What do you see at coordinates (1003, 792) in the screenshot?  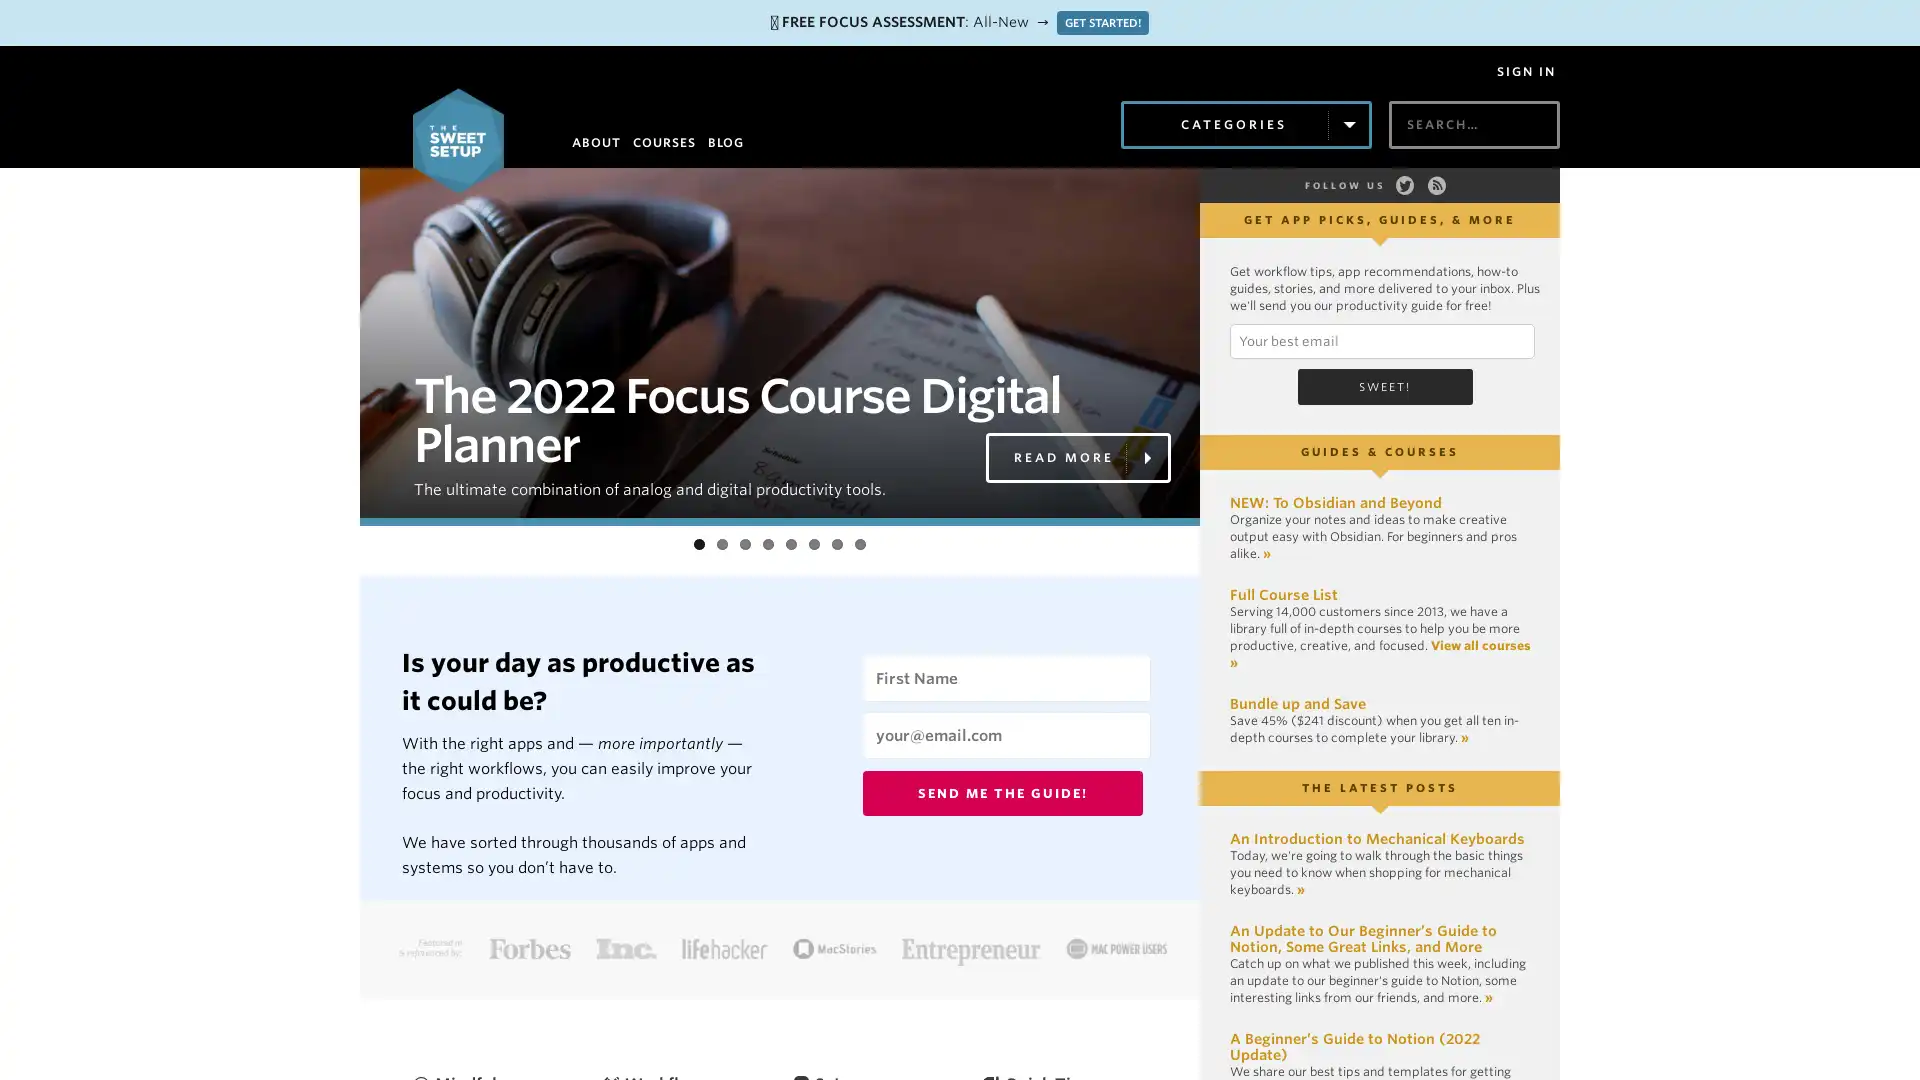 I see `Send Me the Guide!` at bounding box center [1003, 792].